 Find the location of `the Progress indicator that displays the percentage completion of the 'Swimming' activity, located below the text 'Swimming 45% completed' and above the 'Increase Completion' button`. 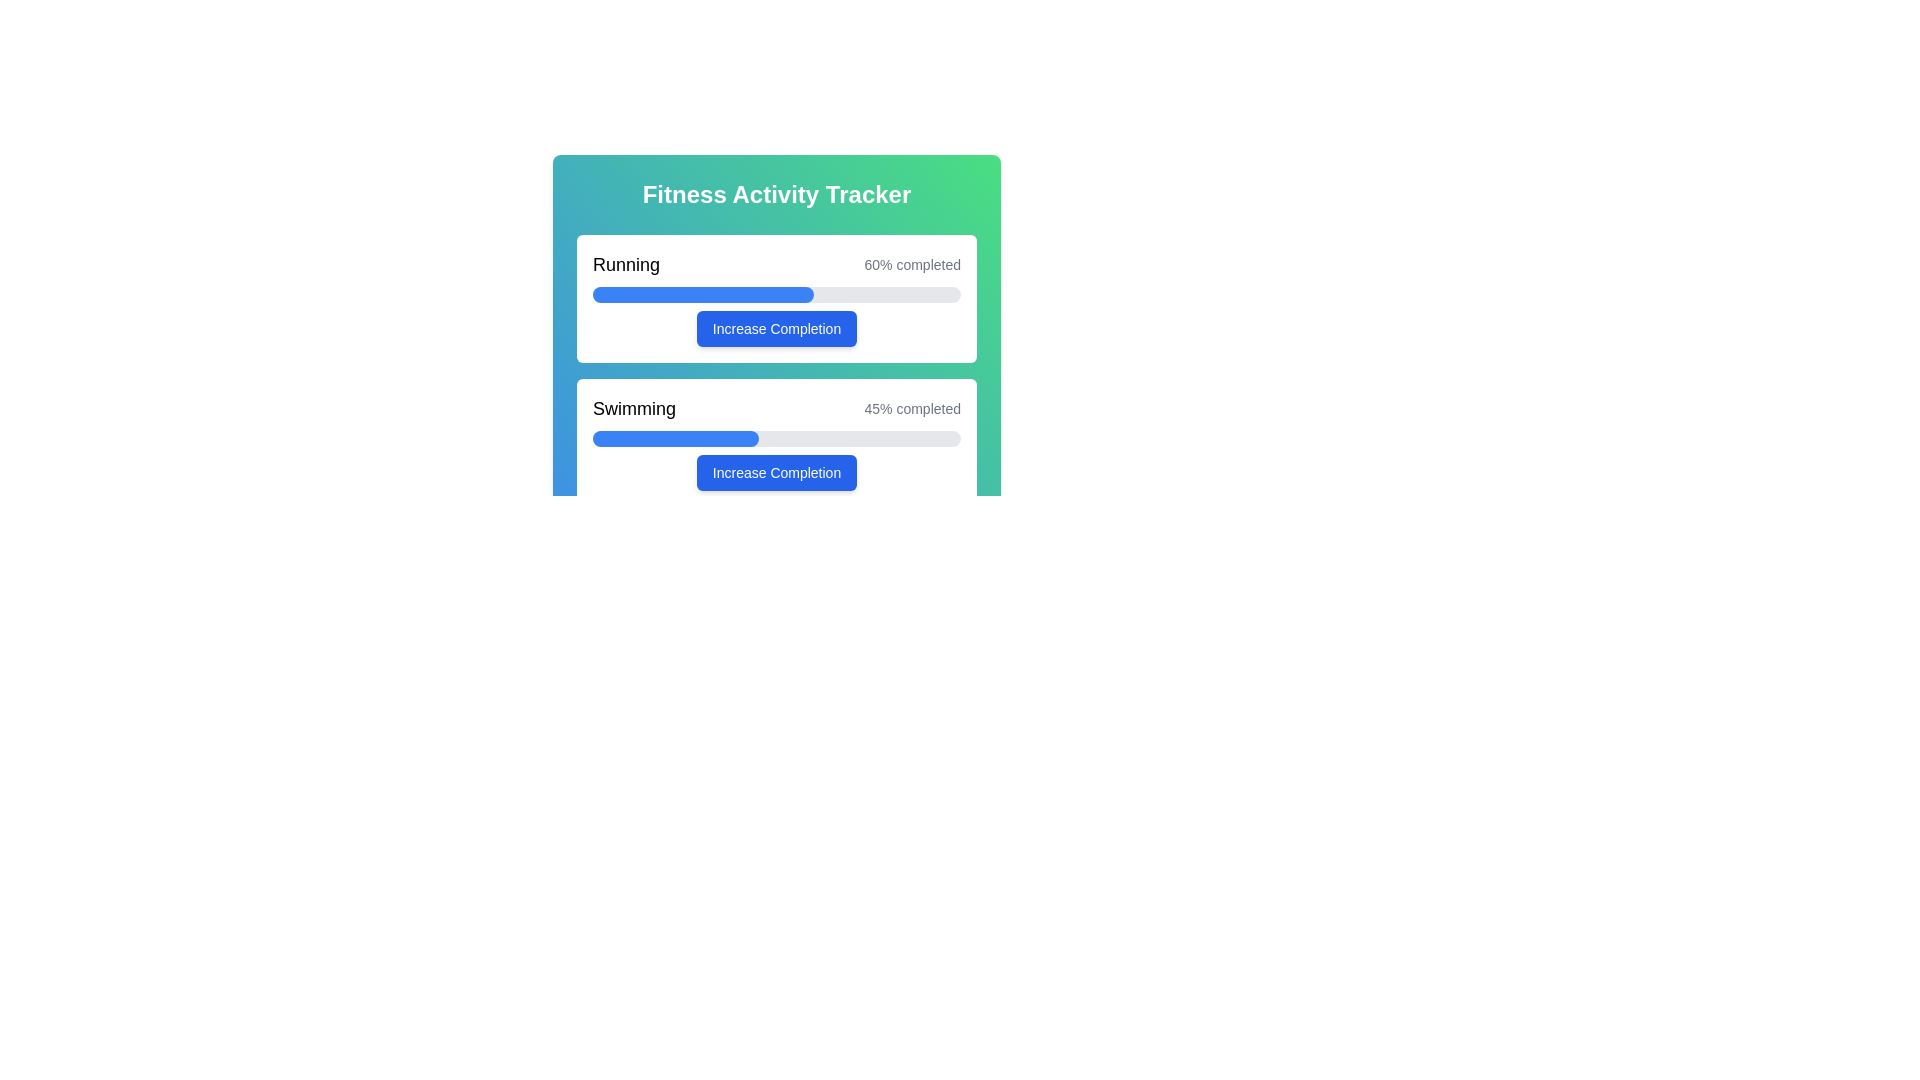

the Progress indicator that displays the percentage completion of the 'Swimming' activity, located below the text 'Swimming 45% completed' and above the 'Increase Completion' button is located at coordinates (776, 438).